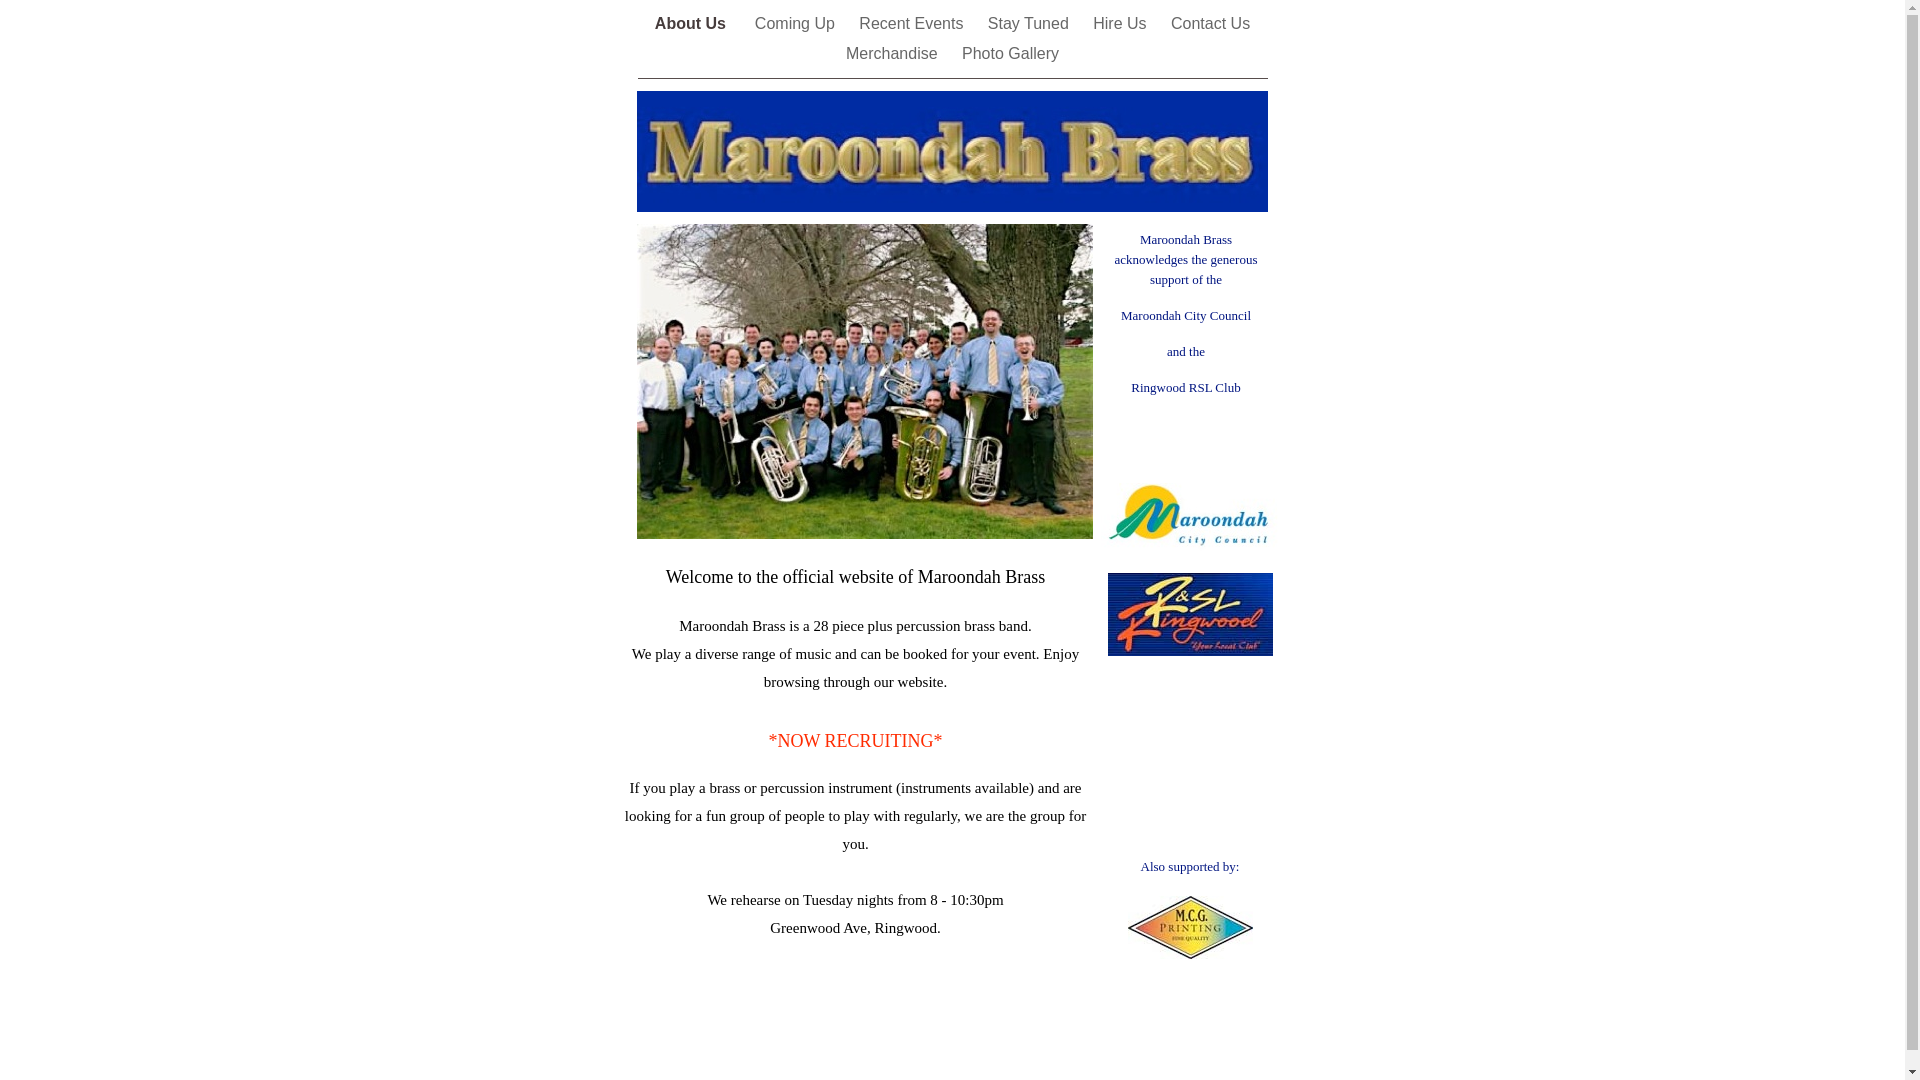  Describe the element at coordinates (1190, 957) in the screenshot. I see `'http://www.mcgprinting.com.au'` at that location.